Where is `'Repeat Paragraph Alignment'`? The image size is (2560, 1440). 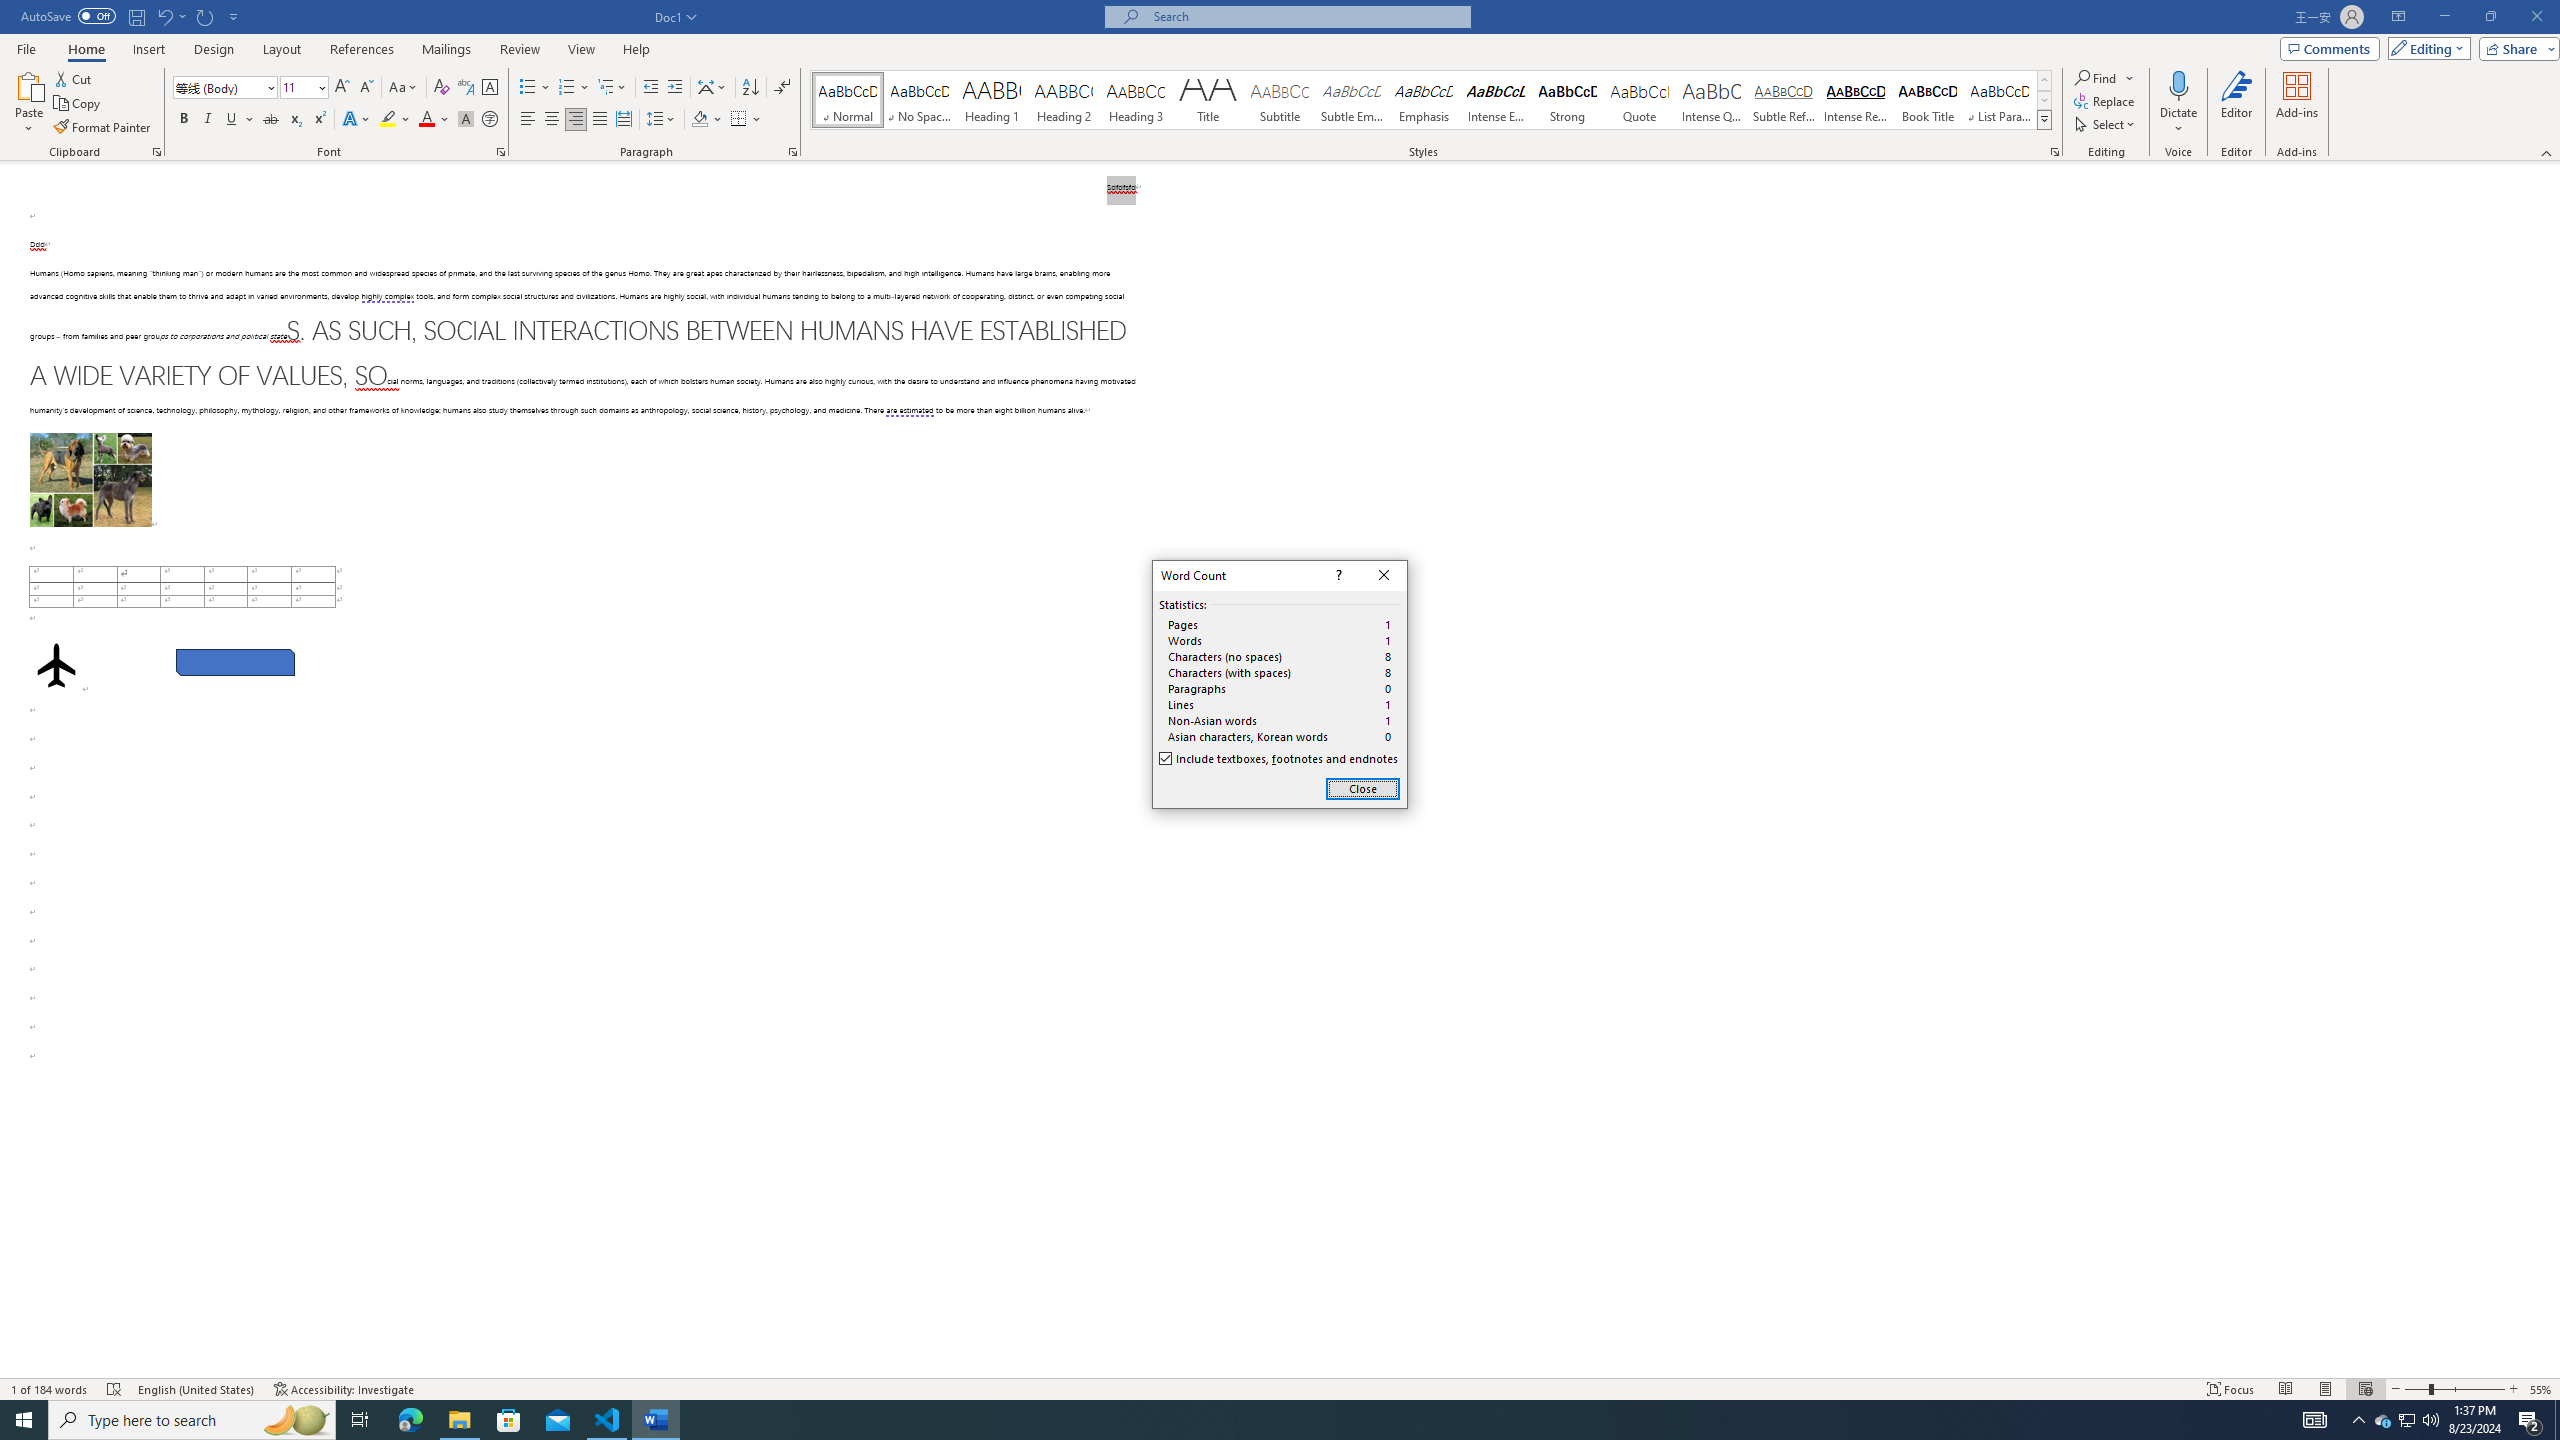
'Repeat Paragraph Alignment' is located at coordinates (205, 15).